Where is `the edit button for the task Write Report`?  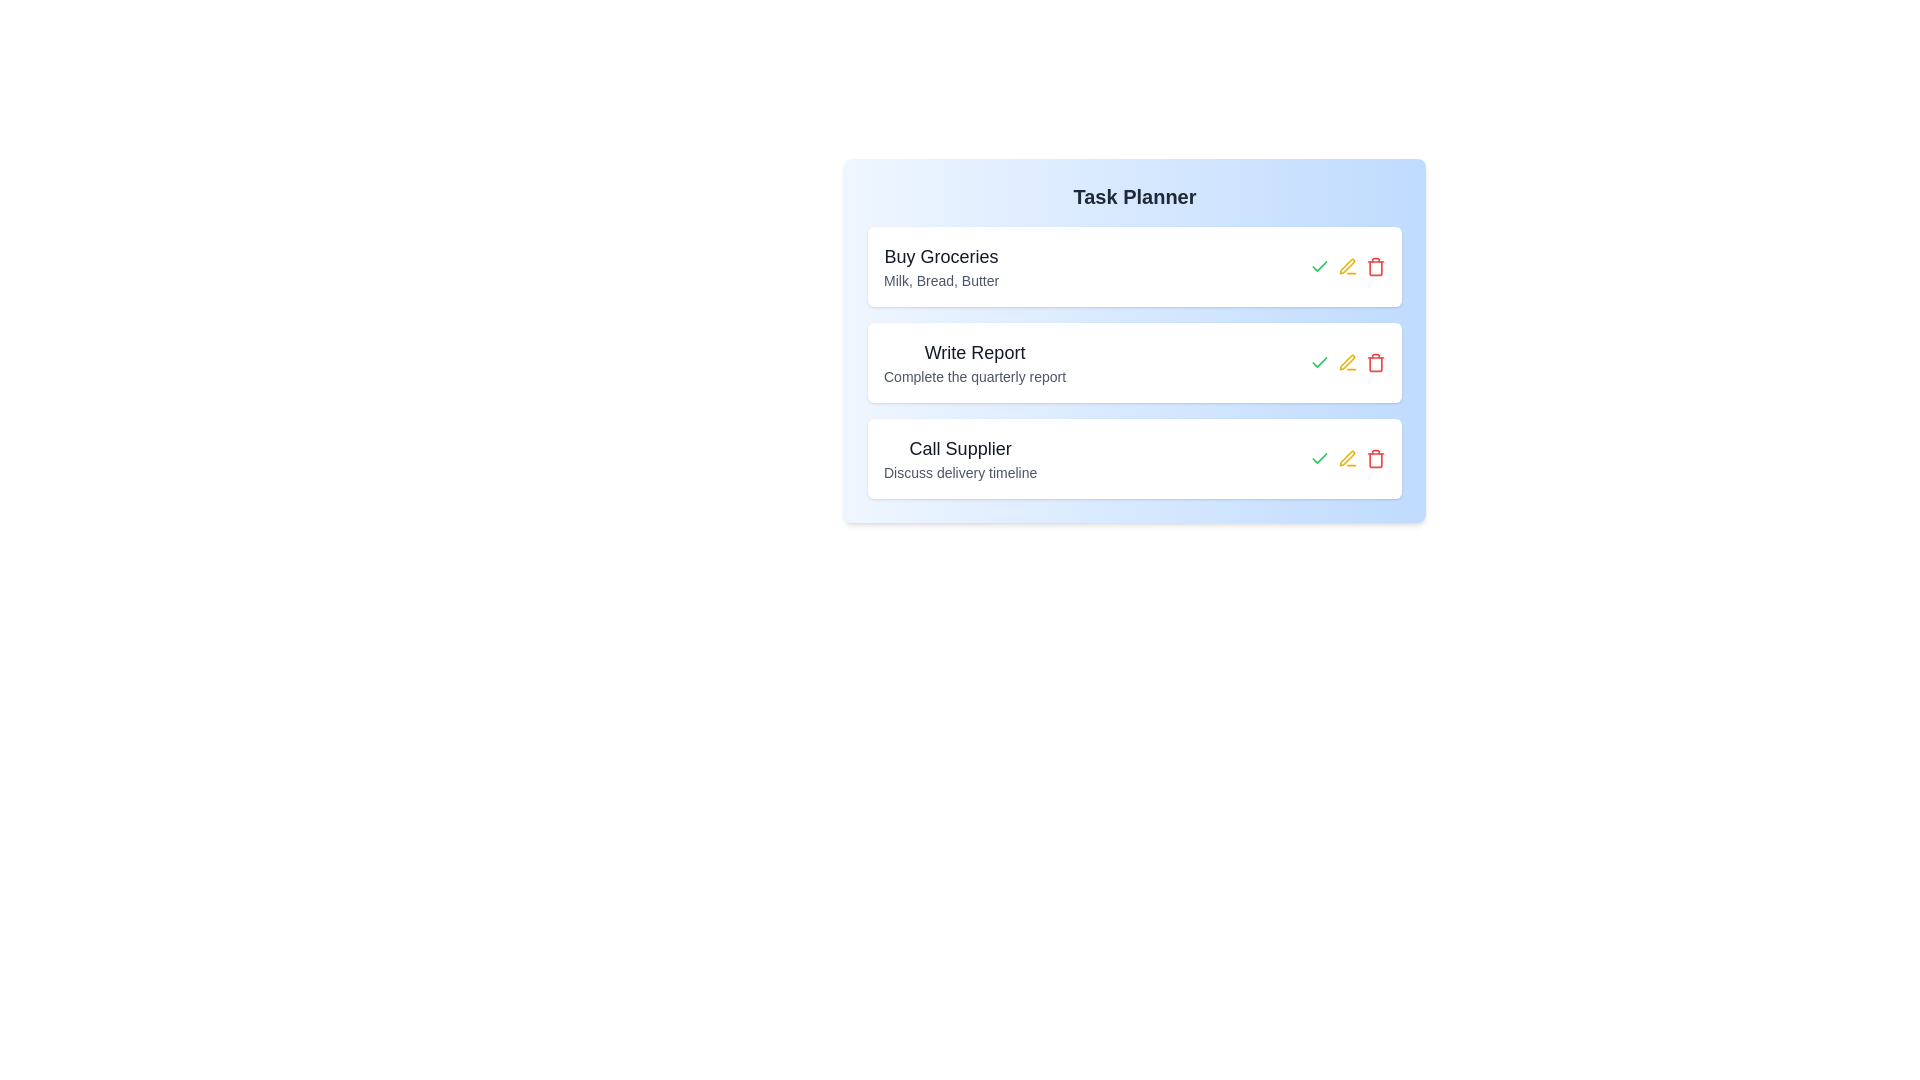
the edit button for the task Write Report is located at coordinates (1348, 362).